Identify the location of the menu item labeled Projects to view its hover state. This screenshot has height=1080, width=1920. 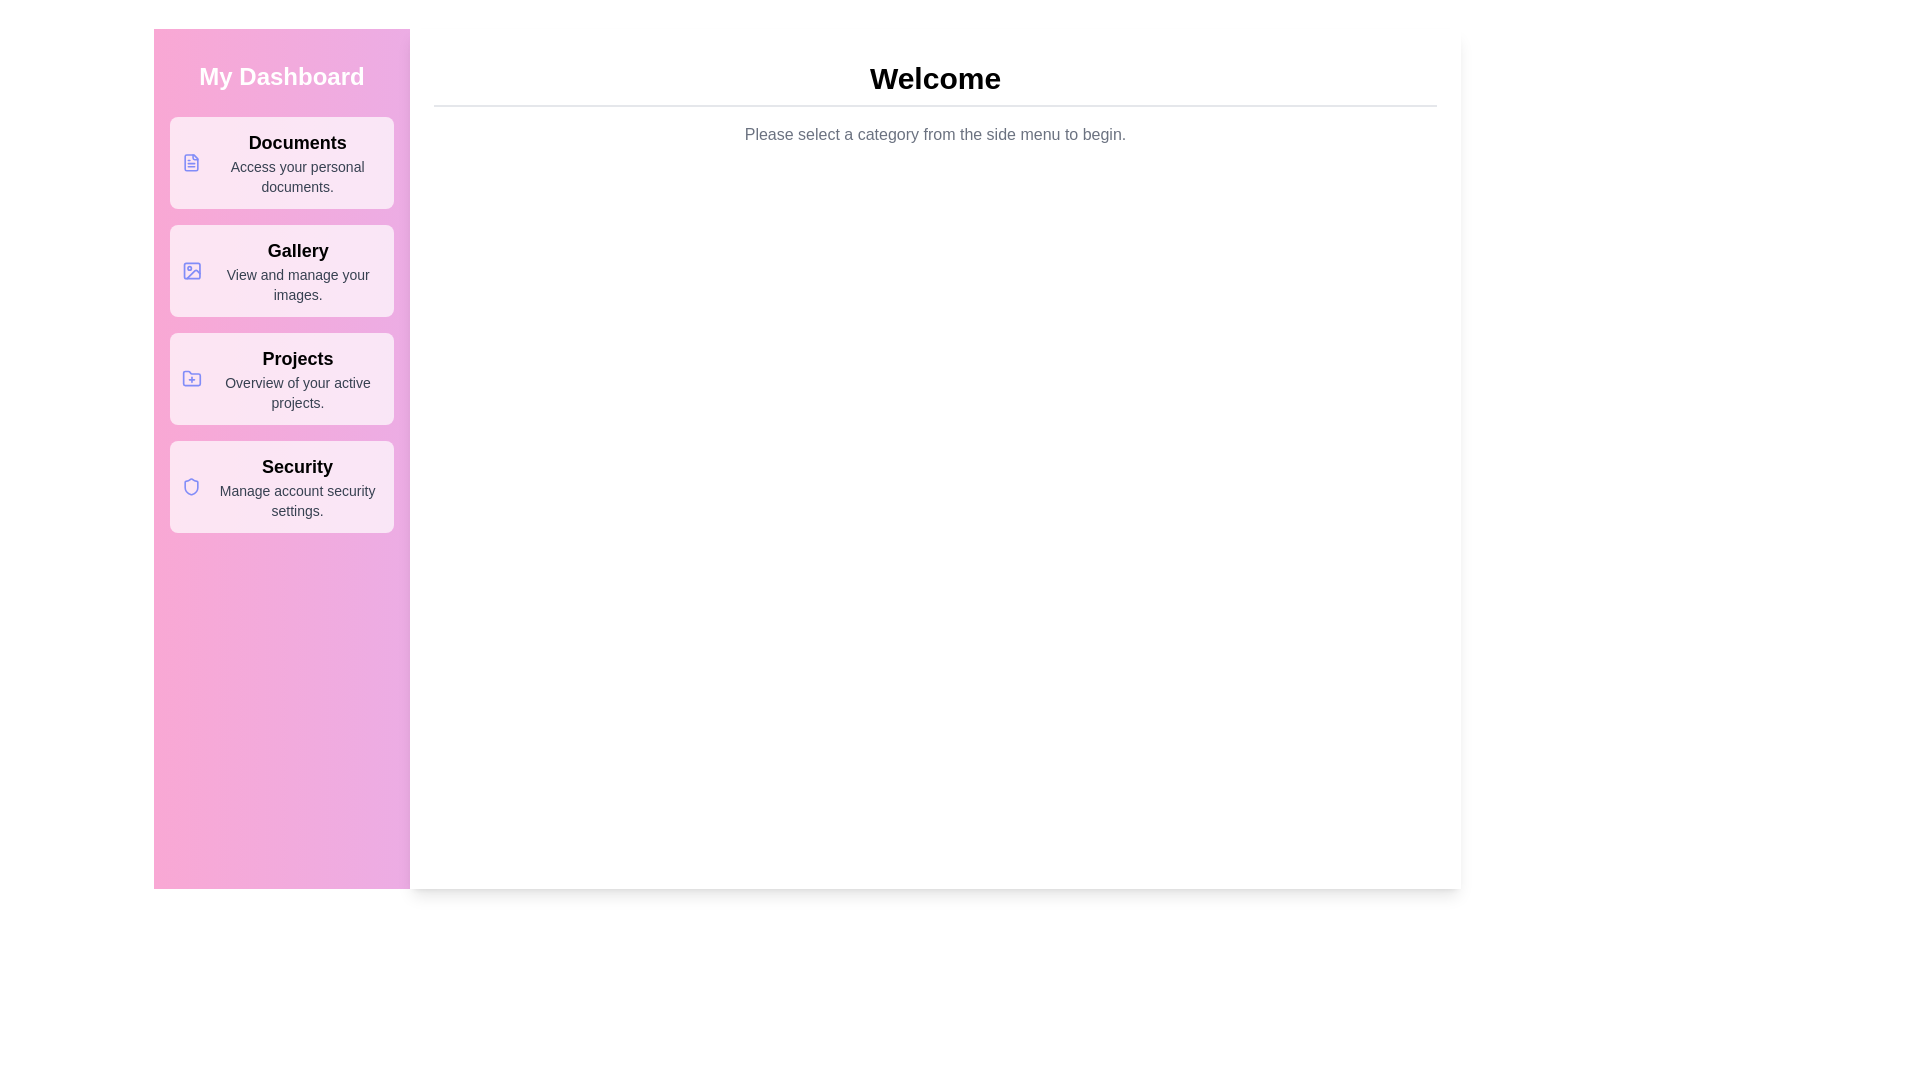
(281, 378).